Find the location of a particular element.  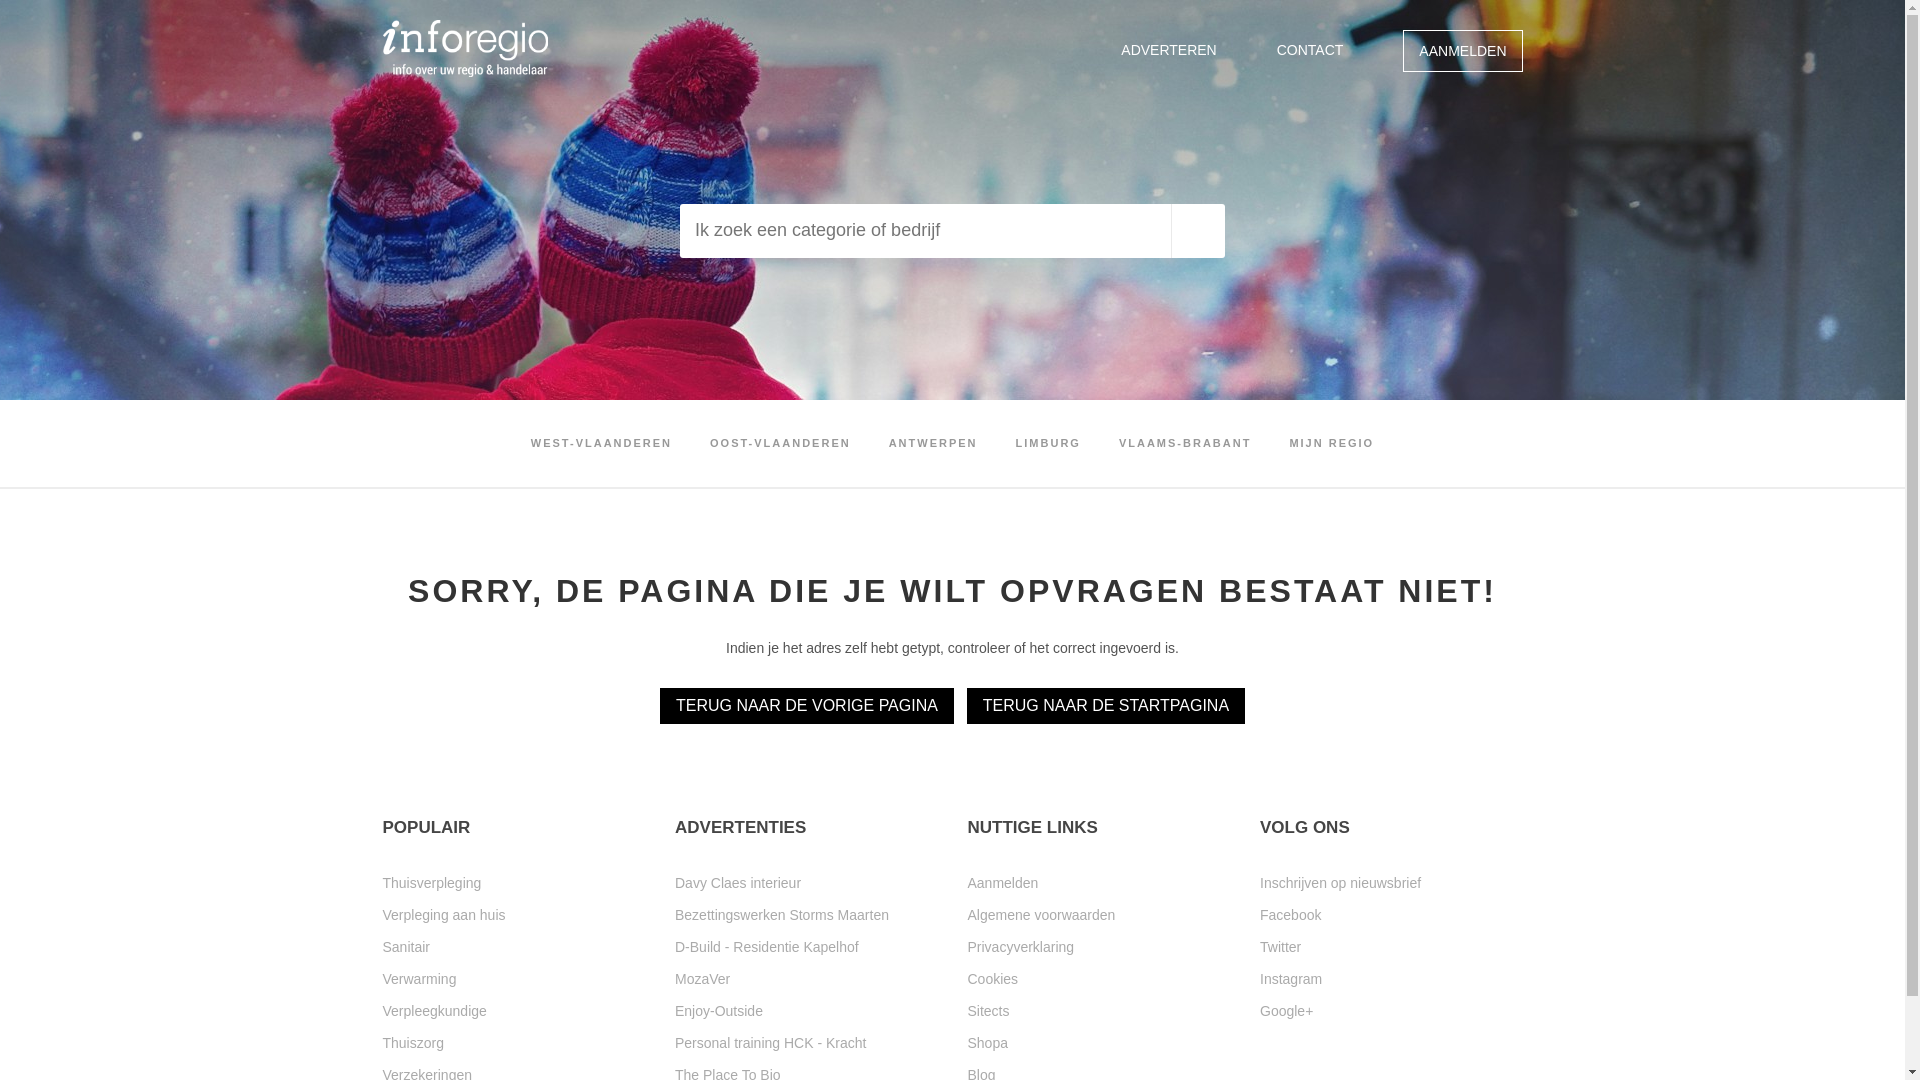

'ZOEKEN' is located at coordinates (1198, 230).